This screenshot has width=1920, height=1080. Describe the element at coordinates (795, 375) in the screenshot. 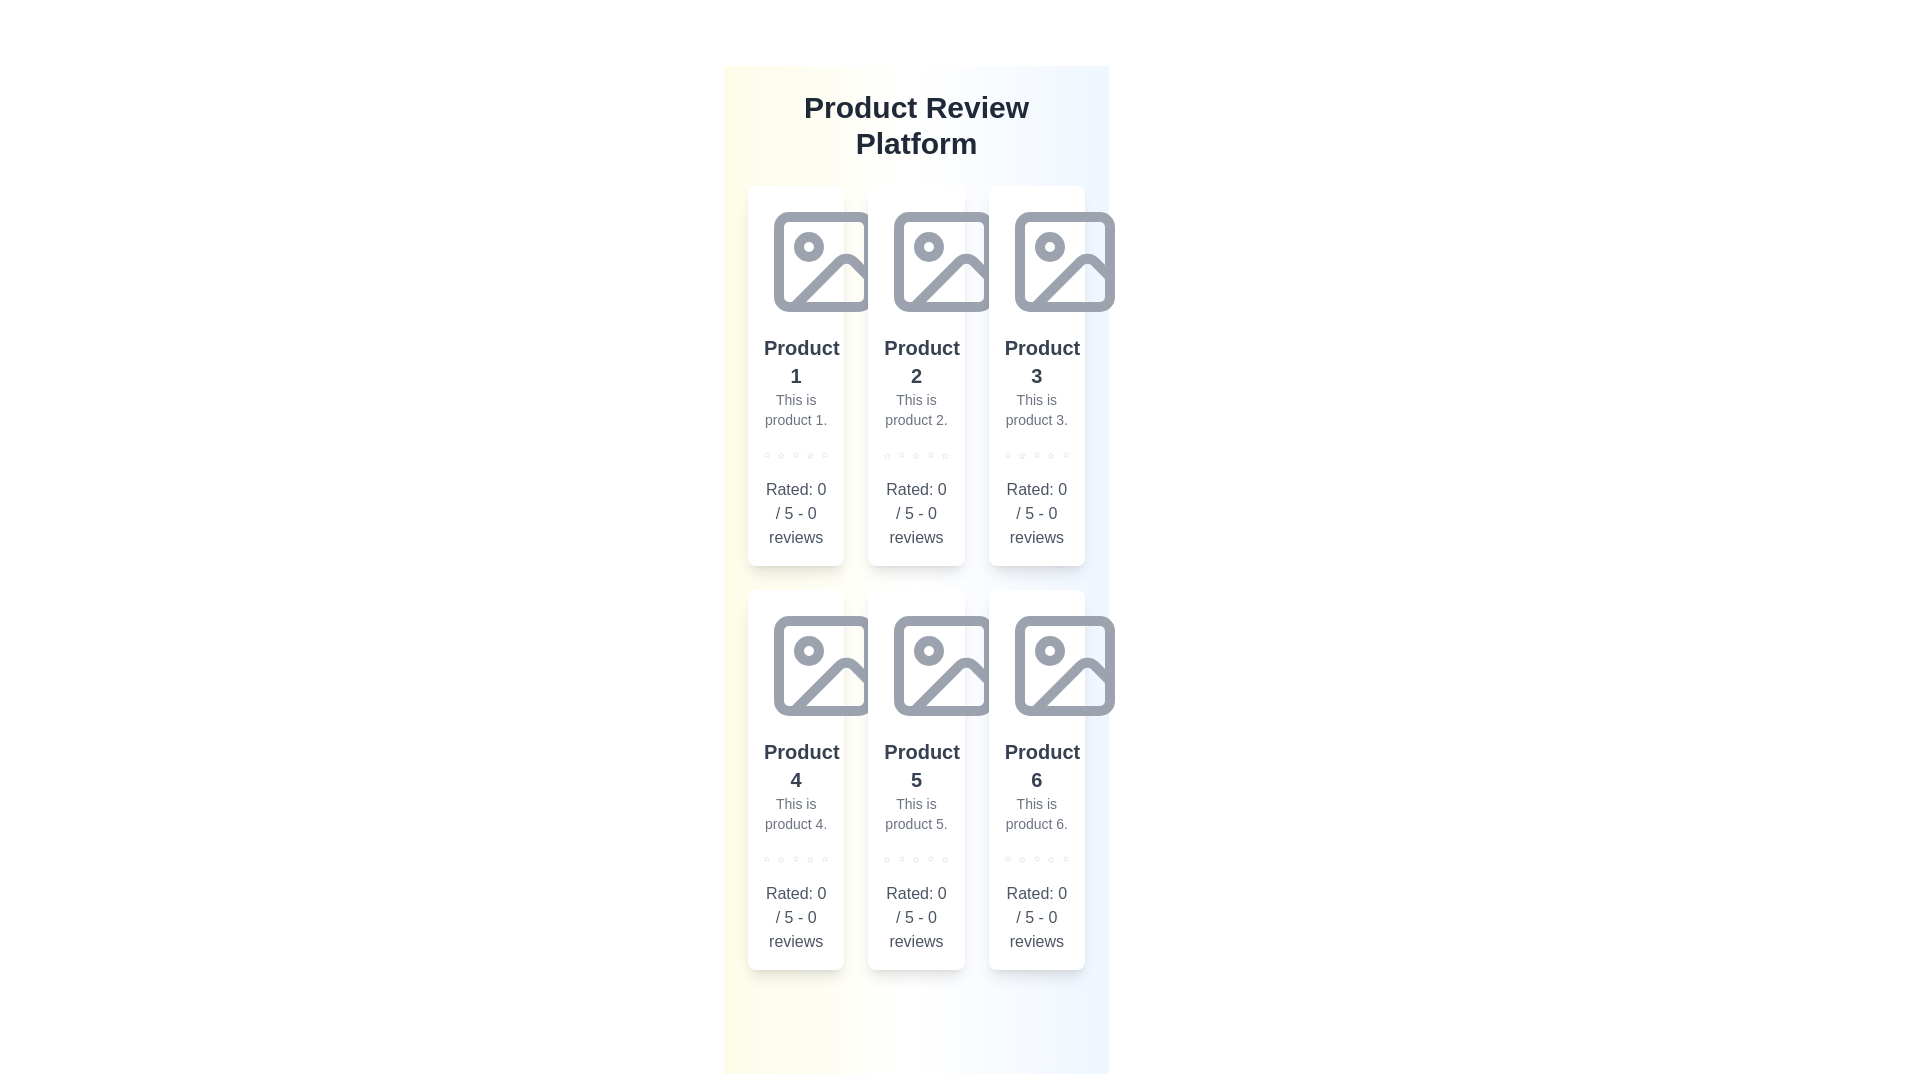

I see `the details of the product card Product 1` at that location.